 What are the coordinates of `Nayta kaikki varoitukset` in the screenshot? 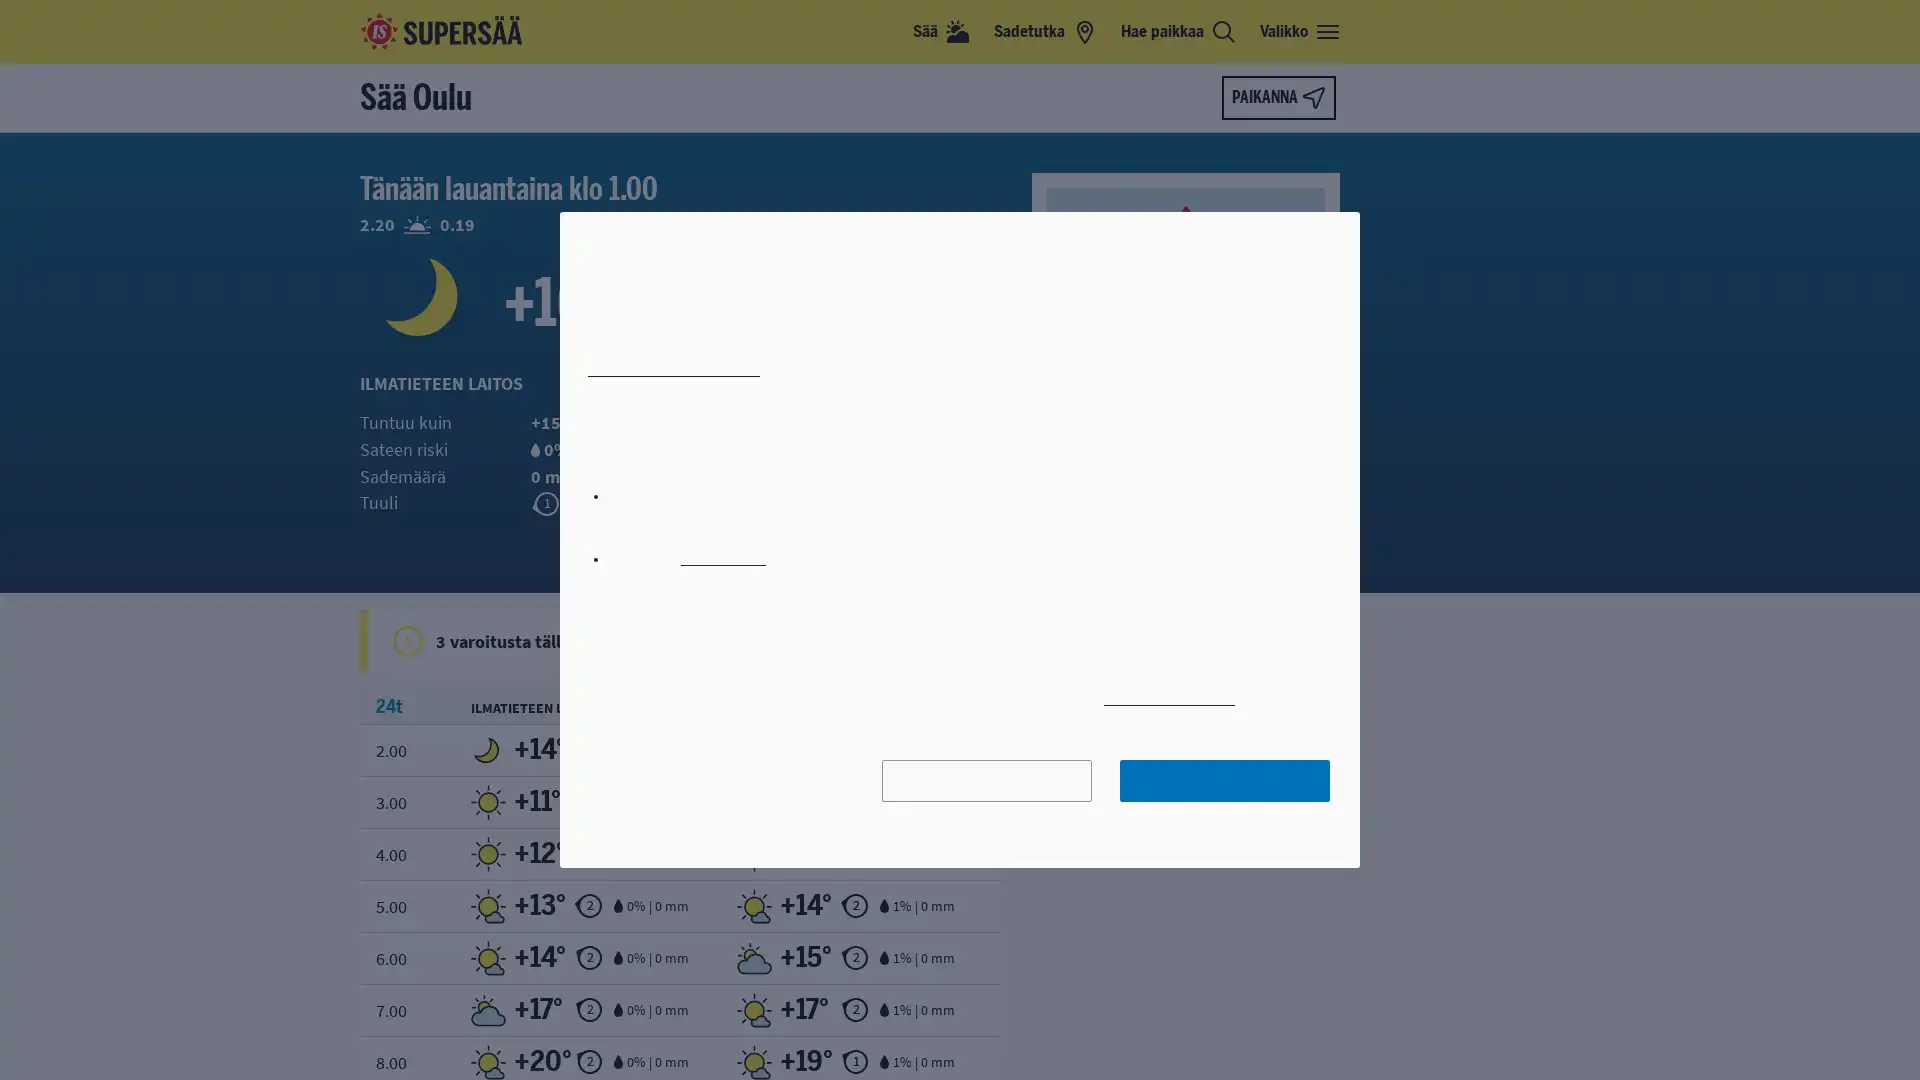 It's located at (974, 640).